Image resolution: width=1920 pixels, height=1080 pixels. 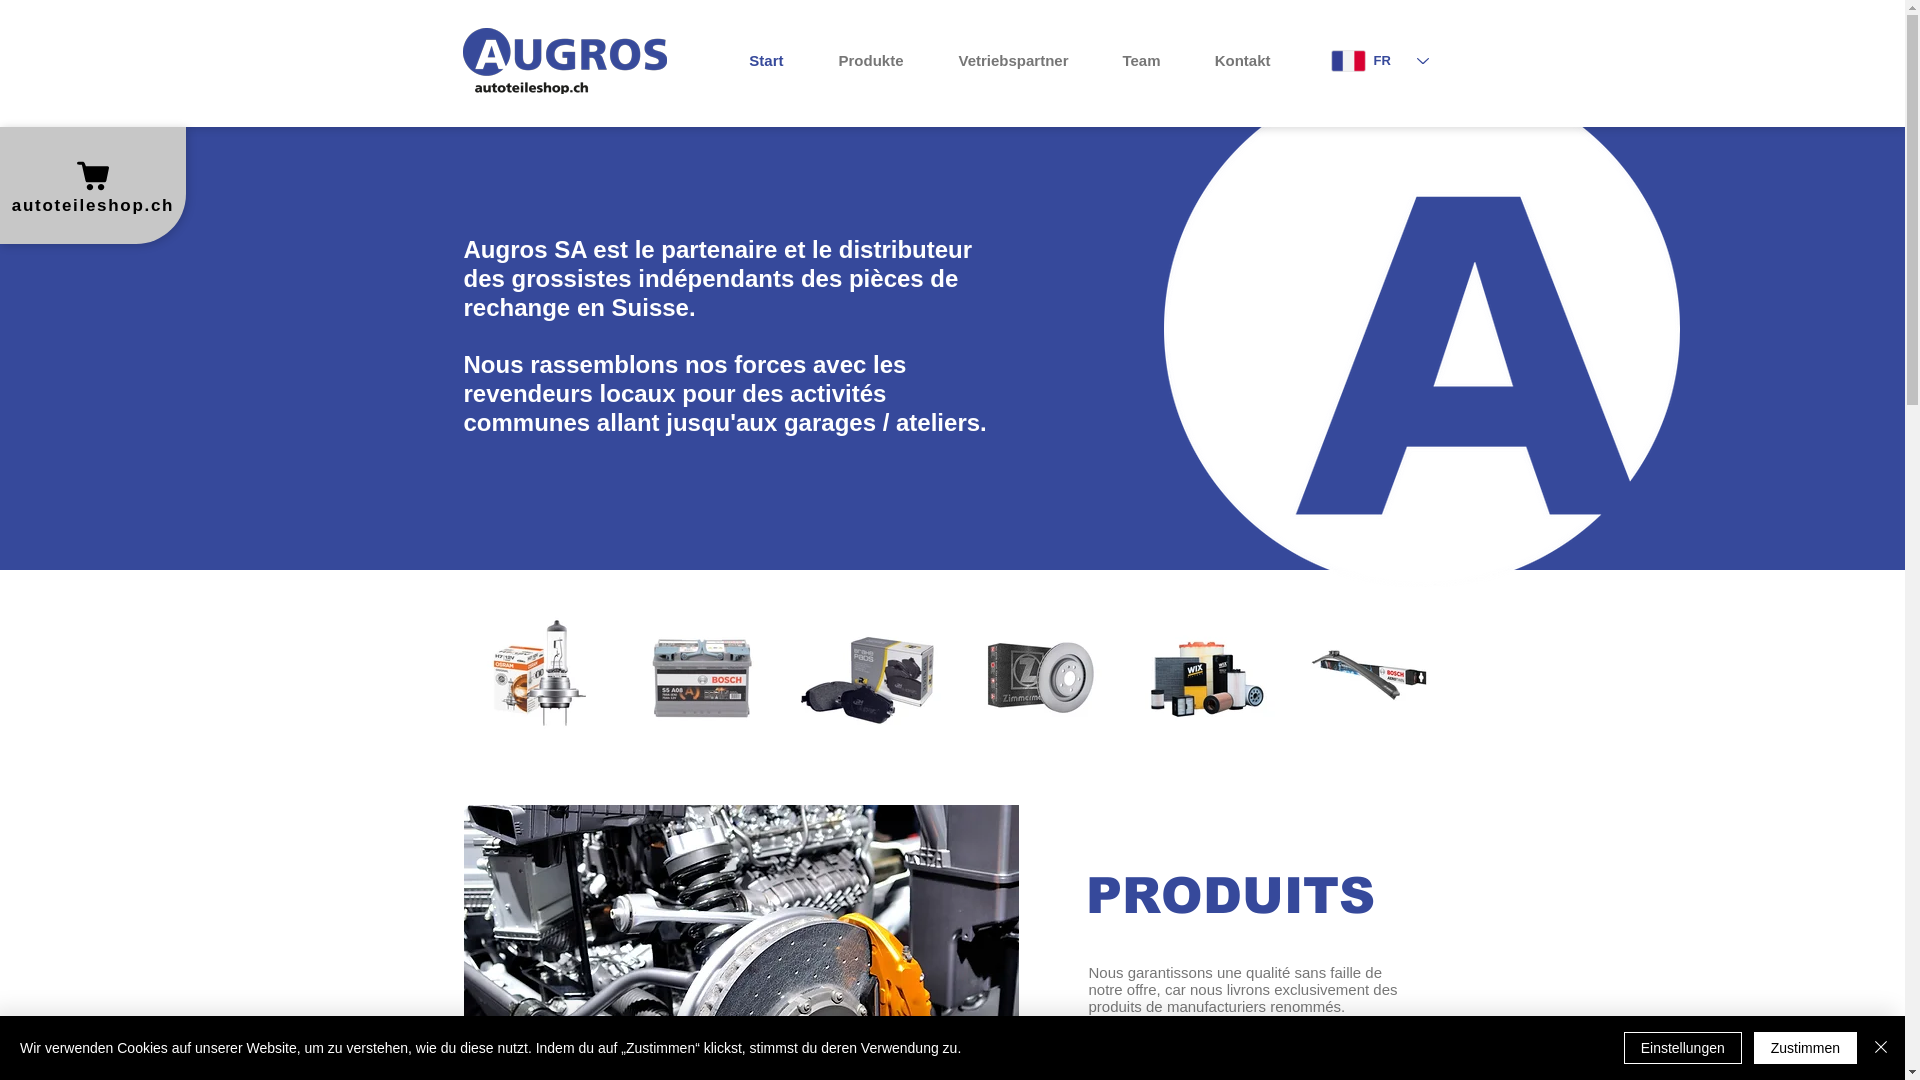 I want to click on 'Vetriebspartner', so click(x=1000, y=60).